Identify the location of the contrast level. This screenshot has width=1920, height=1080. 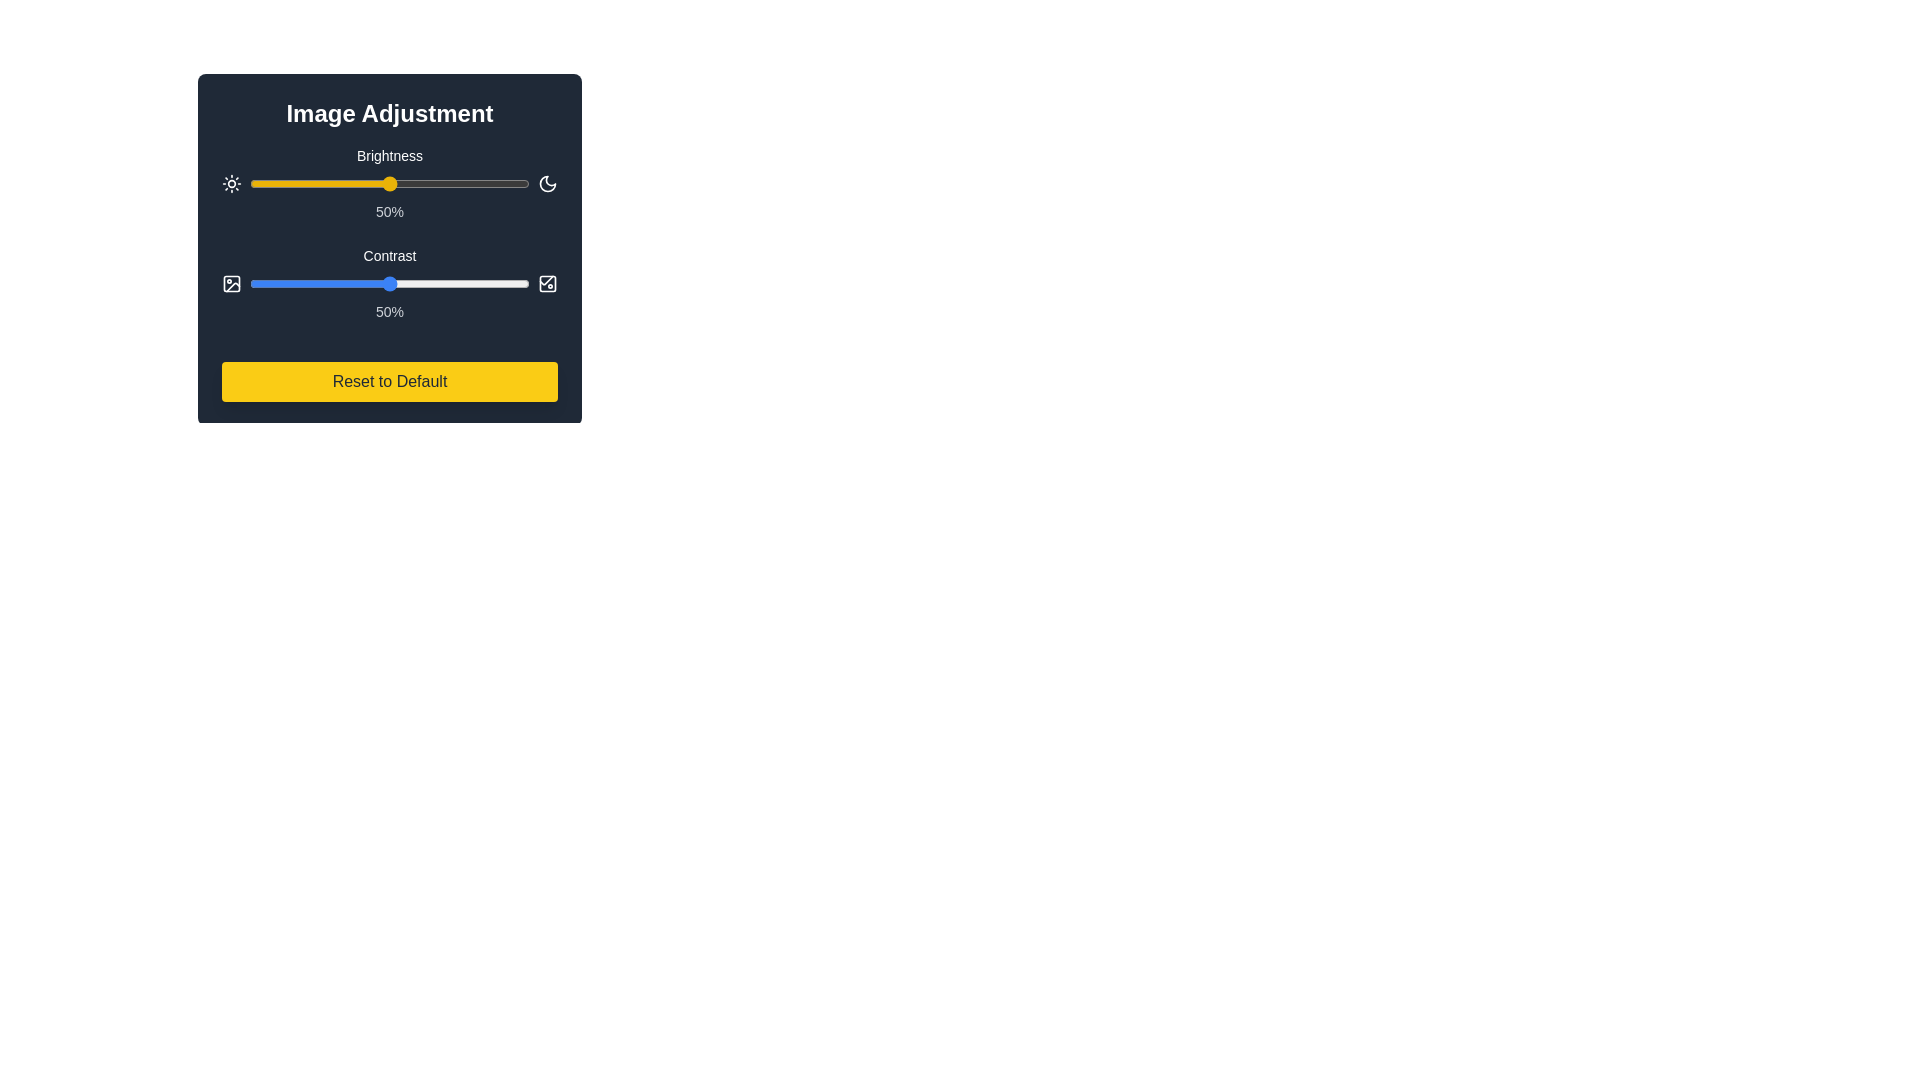
(419, 284).